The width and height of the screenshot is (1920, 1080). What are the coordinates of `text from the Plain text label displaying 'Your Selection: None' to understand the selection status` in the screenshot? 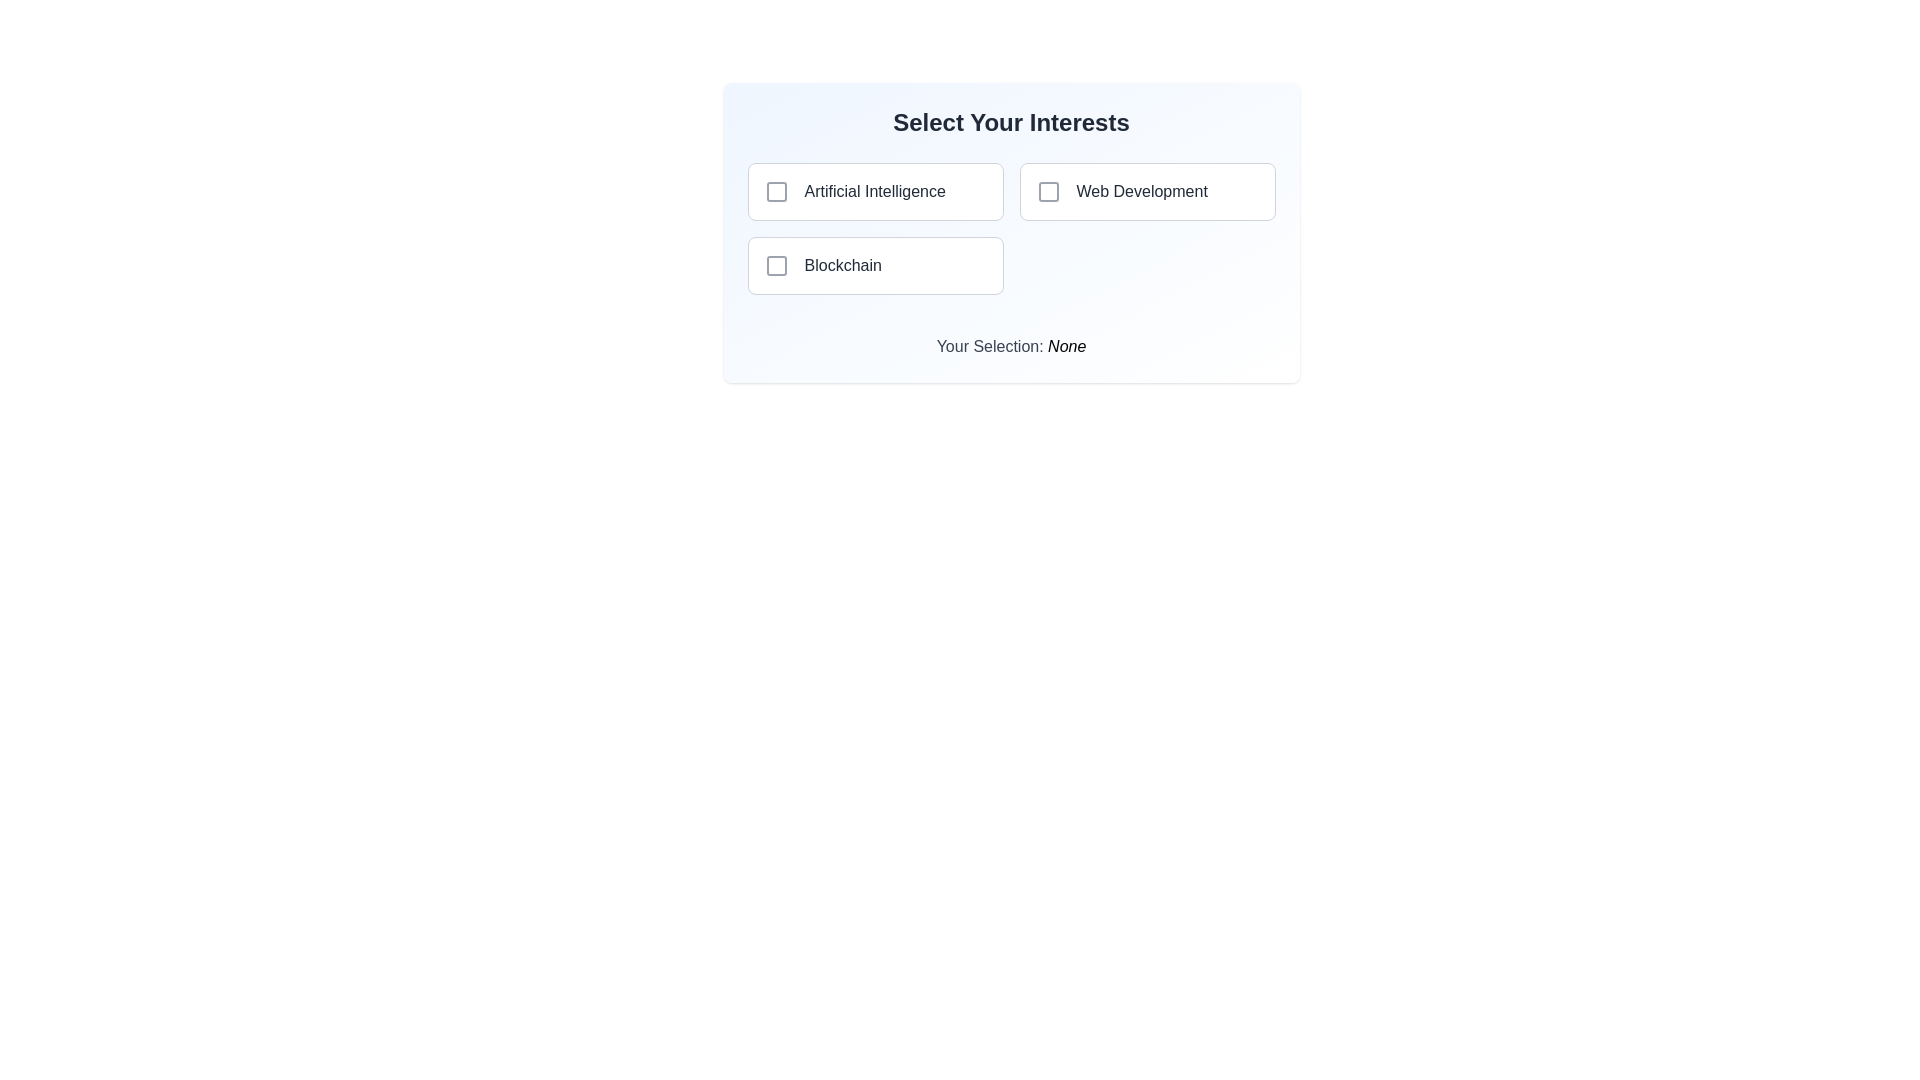 It's located at (1066, 345).